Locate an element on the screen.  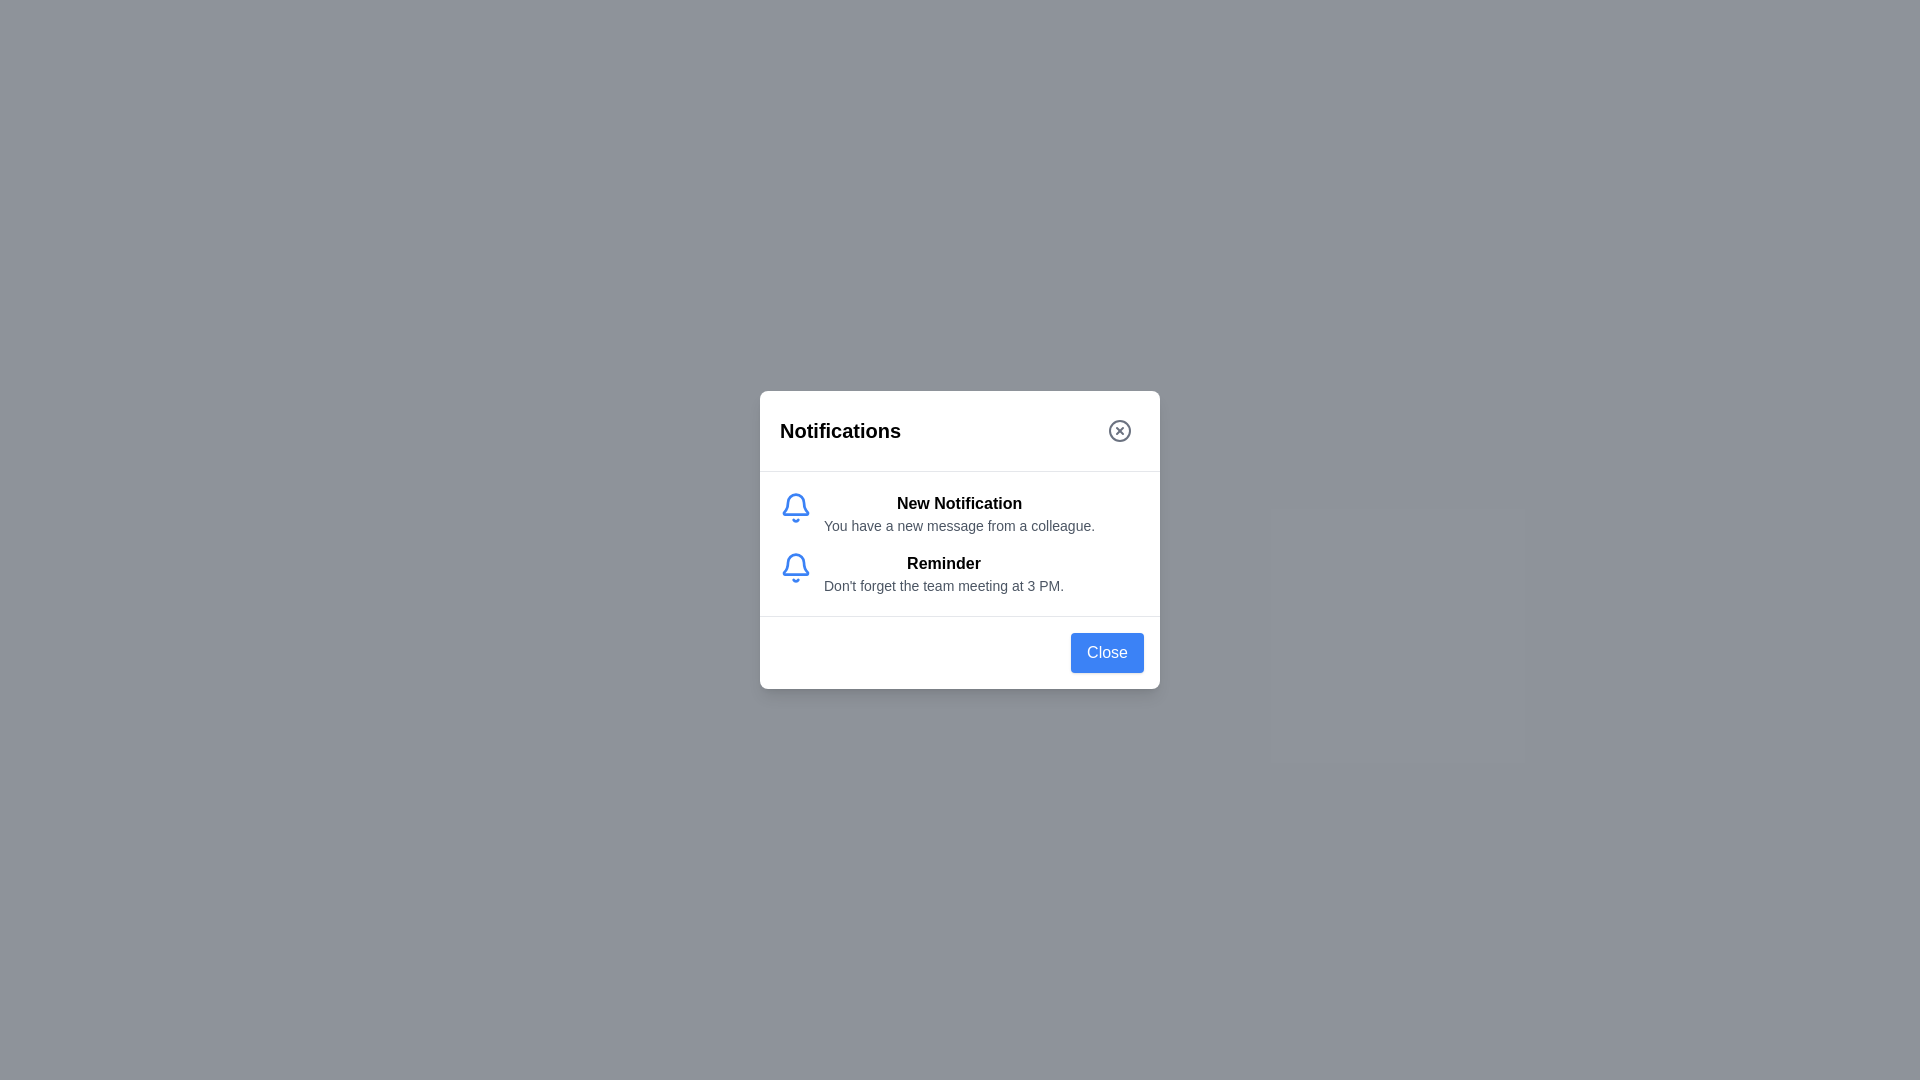
the interactive notification item featuring a blue bell icon and the title 'Reminder' located in the notification list is located at coordinates (960, 574).